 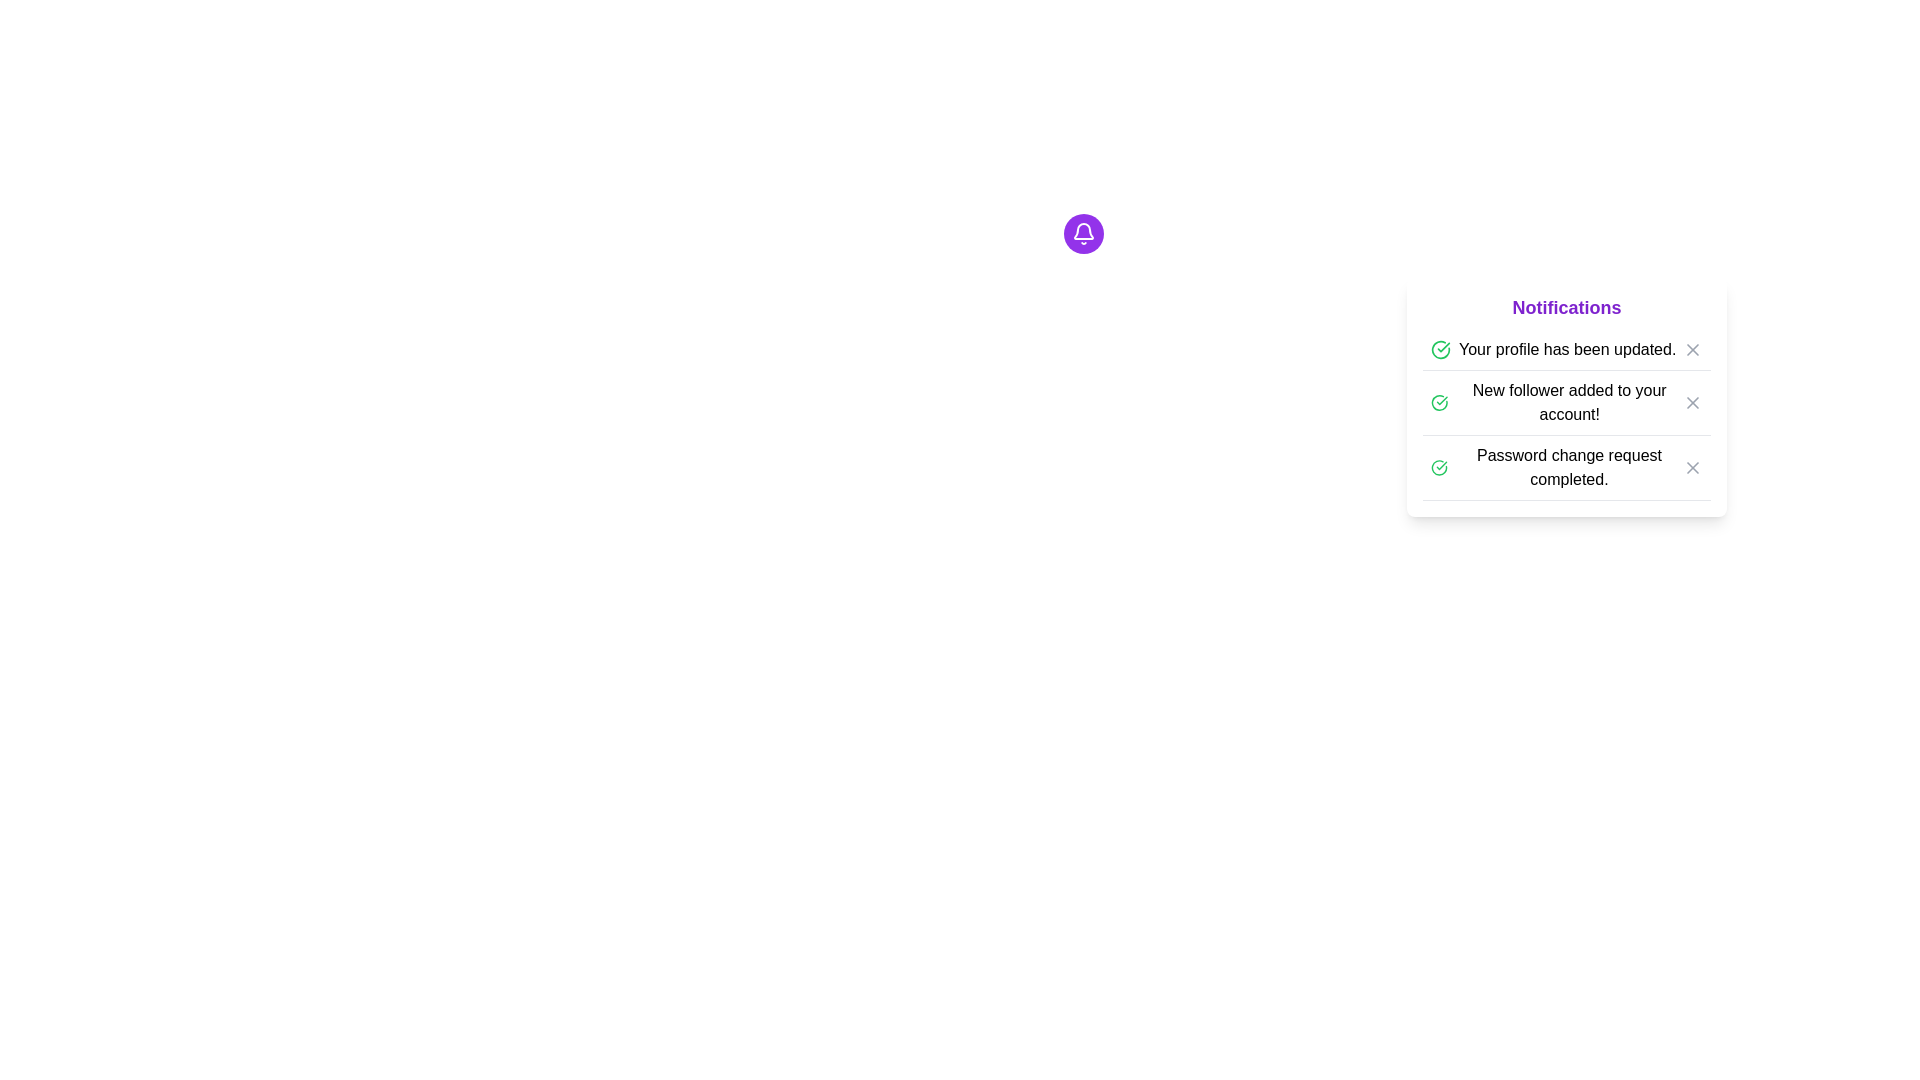 What do you see at coordinates (1692, 402) in the screenshot?
I see `the dismiss button located within the notification card interface` at bounding box center [1692, 402].